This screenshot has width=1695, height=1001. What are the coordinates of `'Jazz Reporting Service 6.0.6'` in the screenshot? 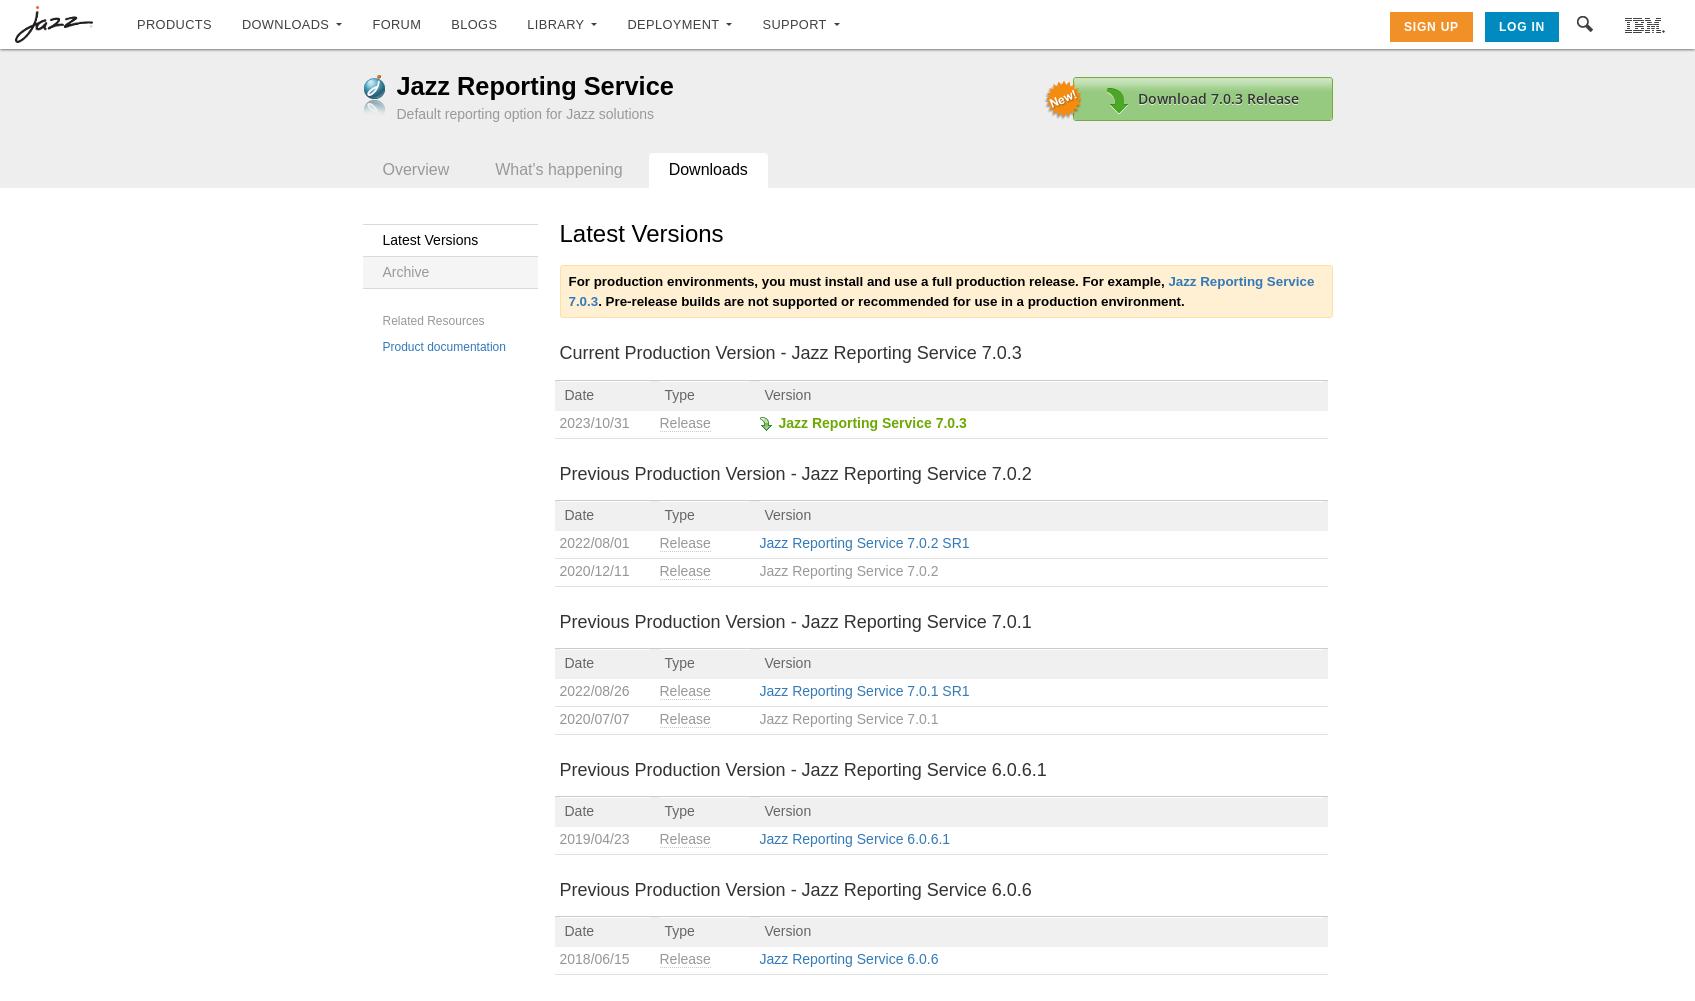 It's located at (758, 957).